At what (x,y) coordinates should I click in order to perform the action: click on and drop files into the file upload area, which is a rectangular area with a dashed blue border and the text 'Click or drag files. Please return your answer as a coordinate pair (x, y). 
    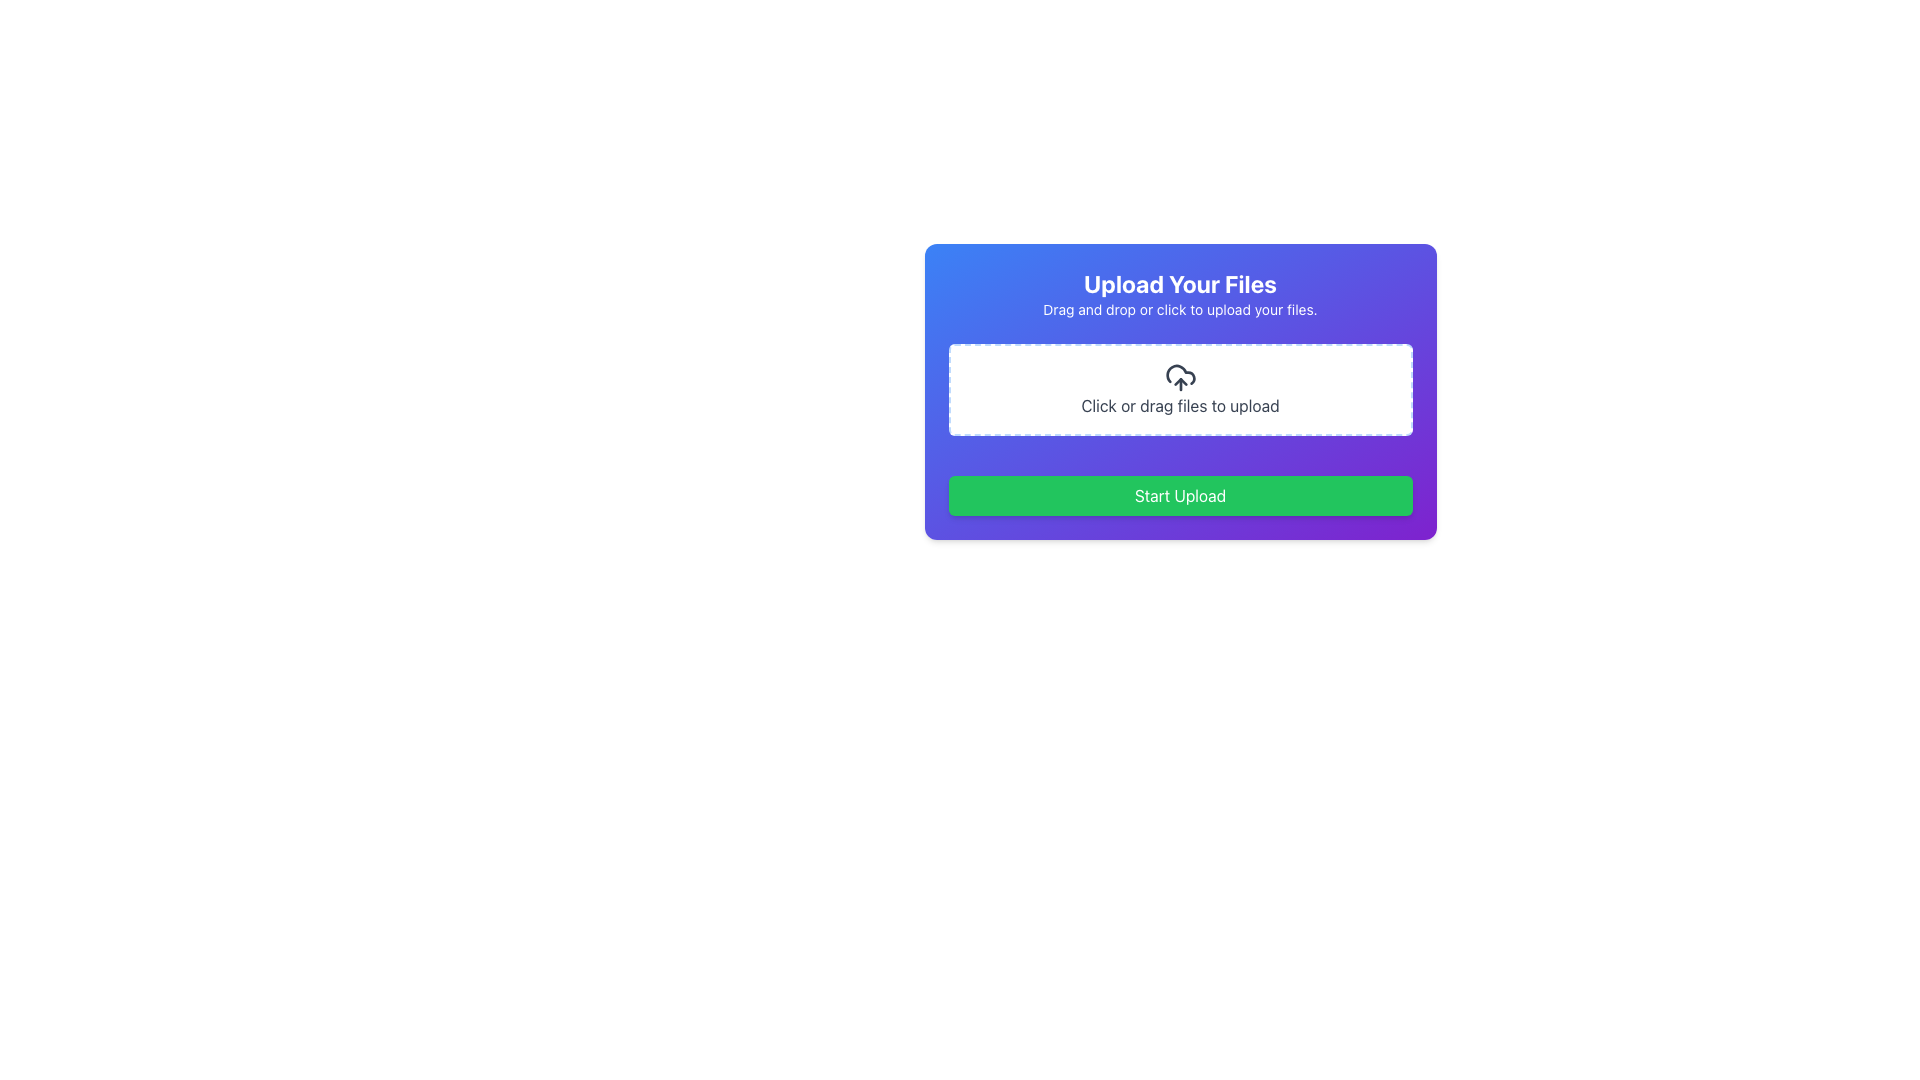
    Looking at the image, I should click on (1180, 389).